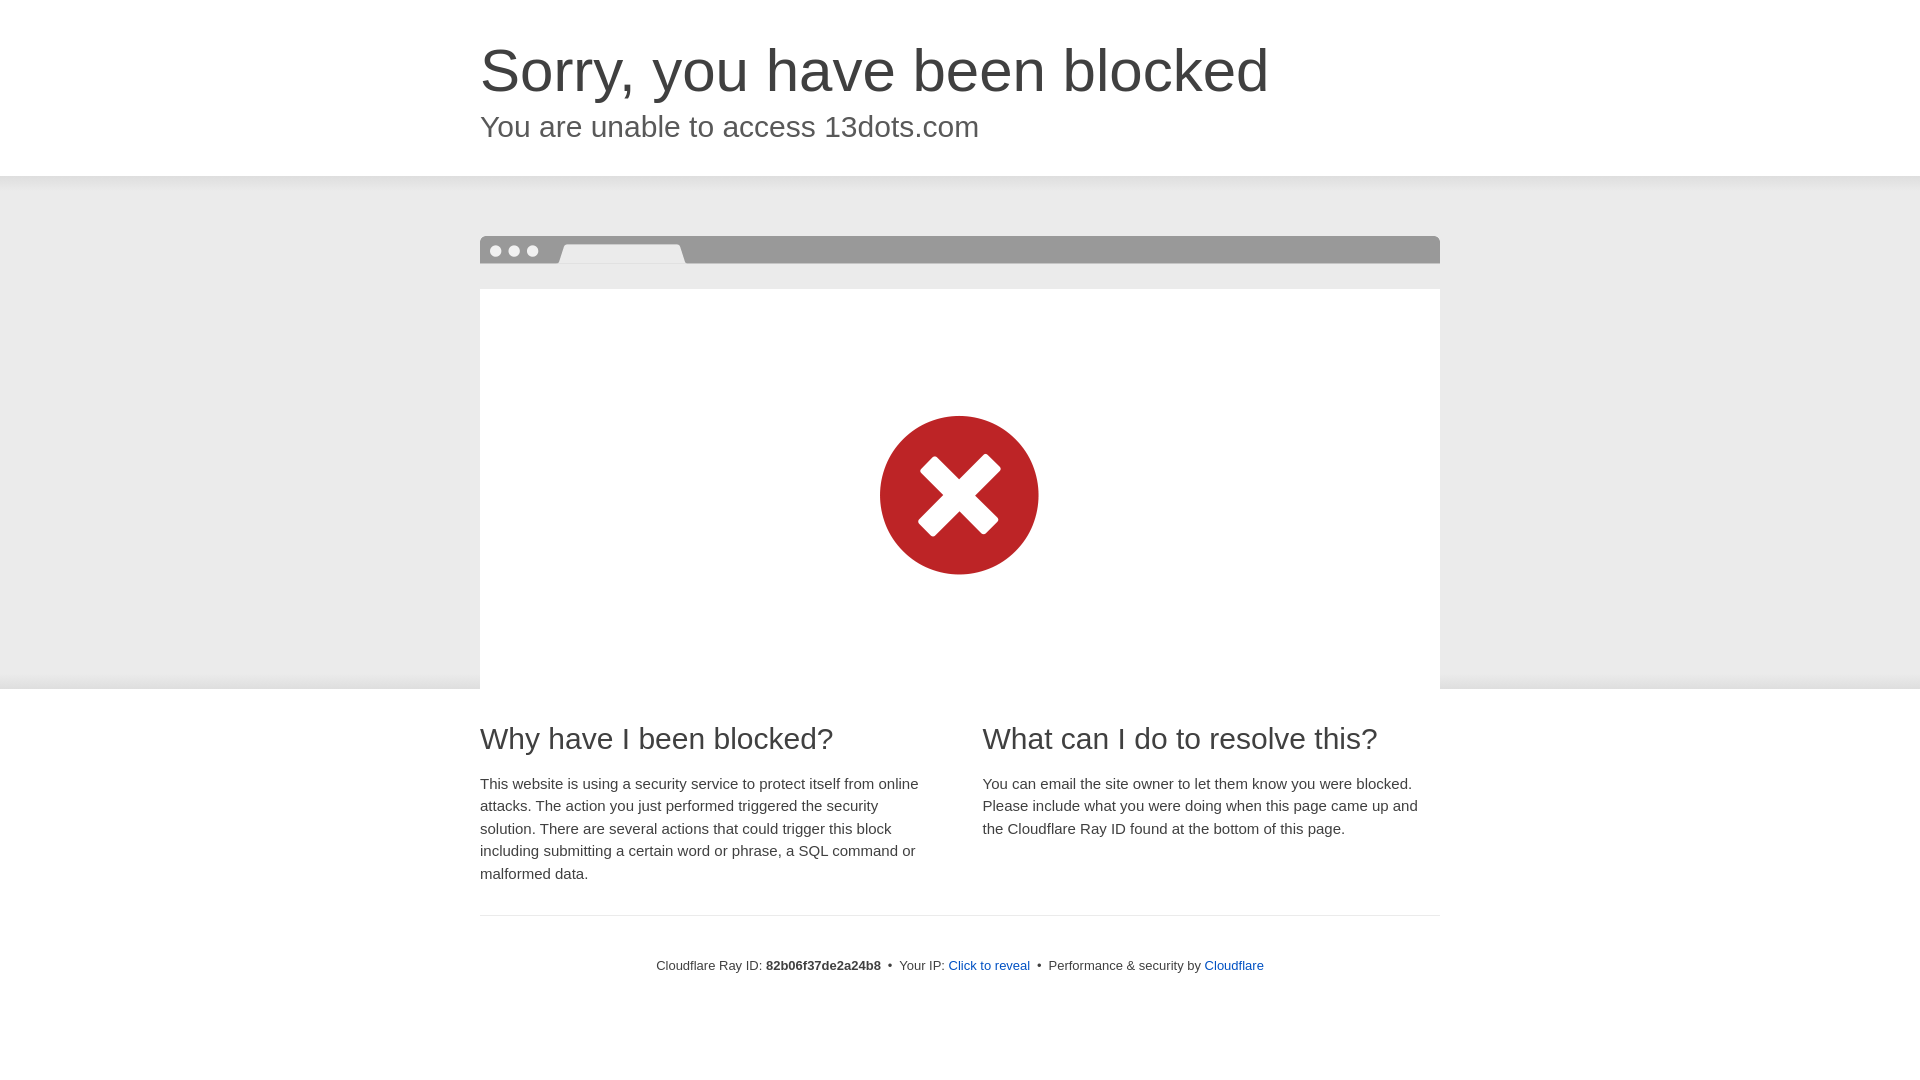  I want to click on 'Cloudflare', so click(1233, 964).